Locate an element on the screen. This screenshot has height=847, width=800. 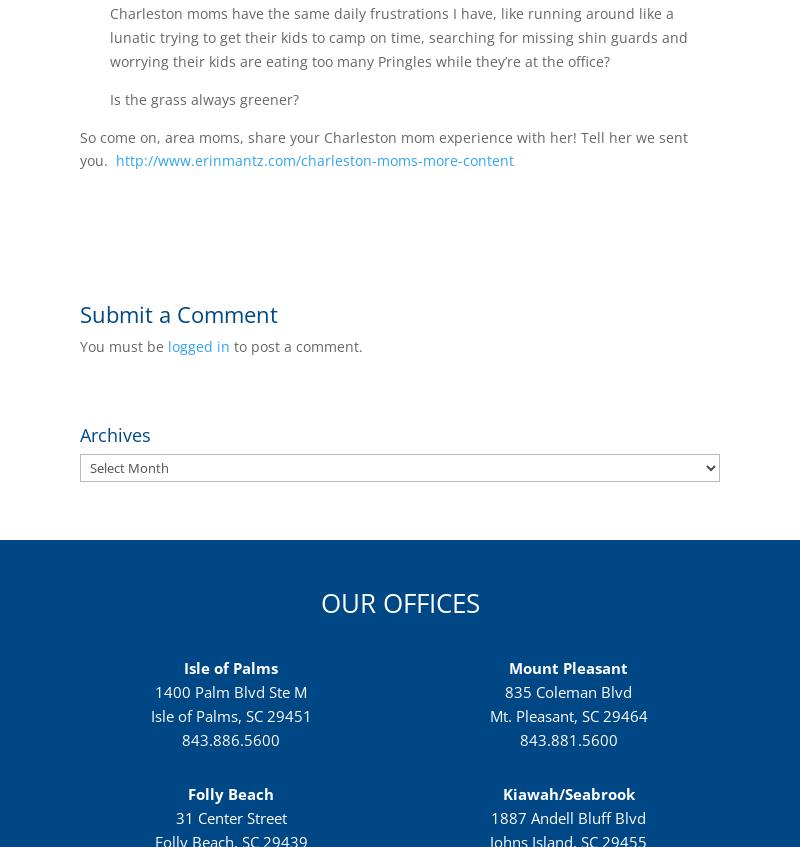
'31 Center Street' is located at coordinates (230, 817).